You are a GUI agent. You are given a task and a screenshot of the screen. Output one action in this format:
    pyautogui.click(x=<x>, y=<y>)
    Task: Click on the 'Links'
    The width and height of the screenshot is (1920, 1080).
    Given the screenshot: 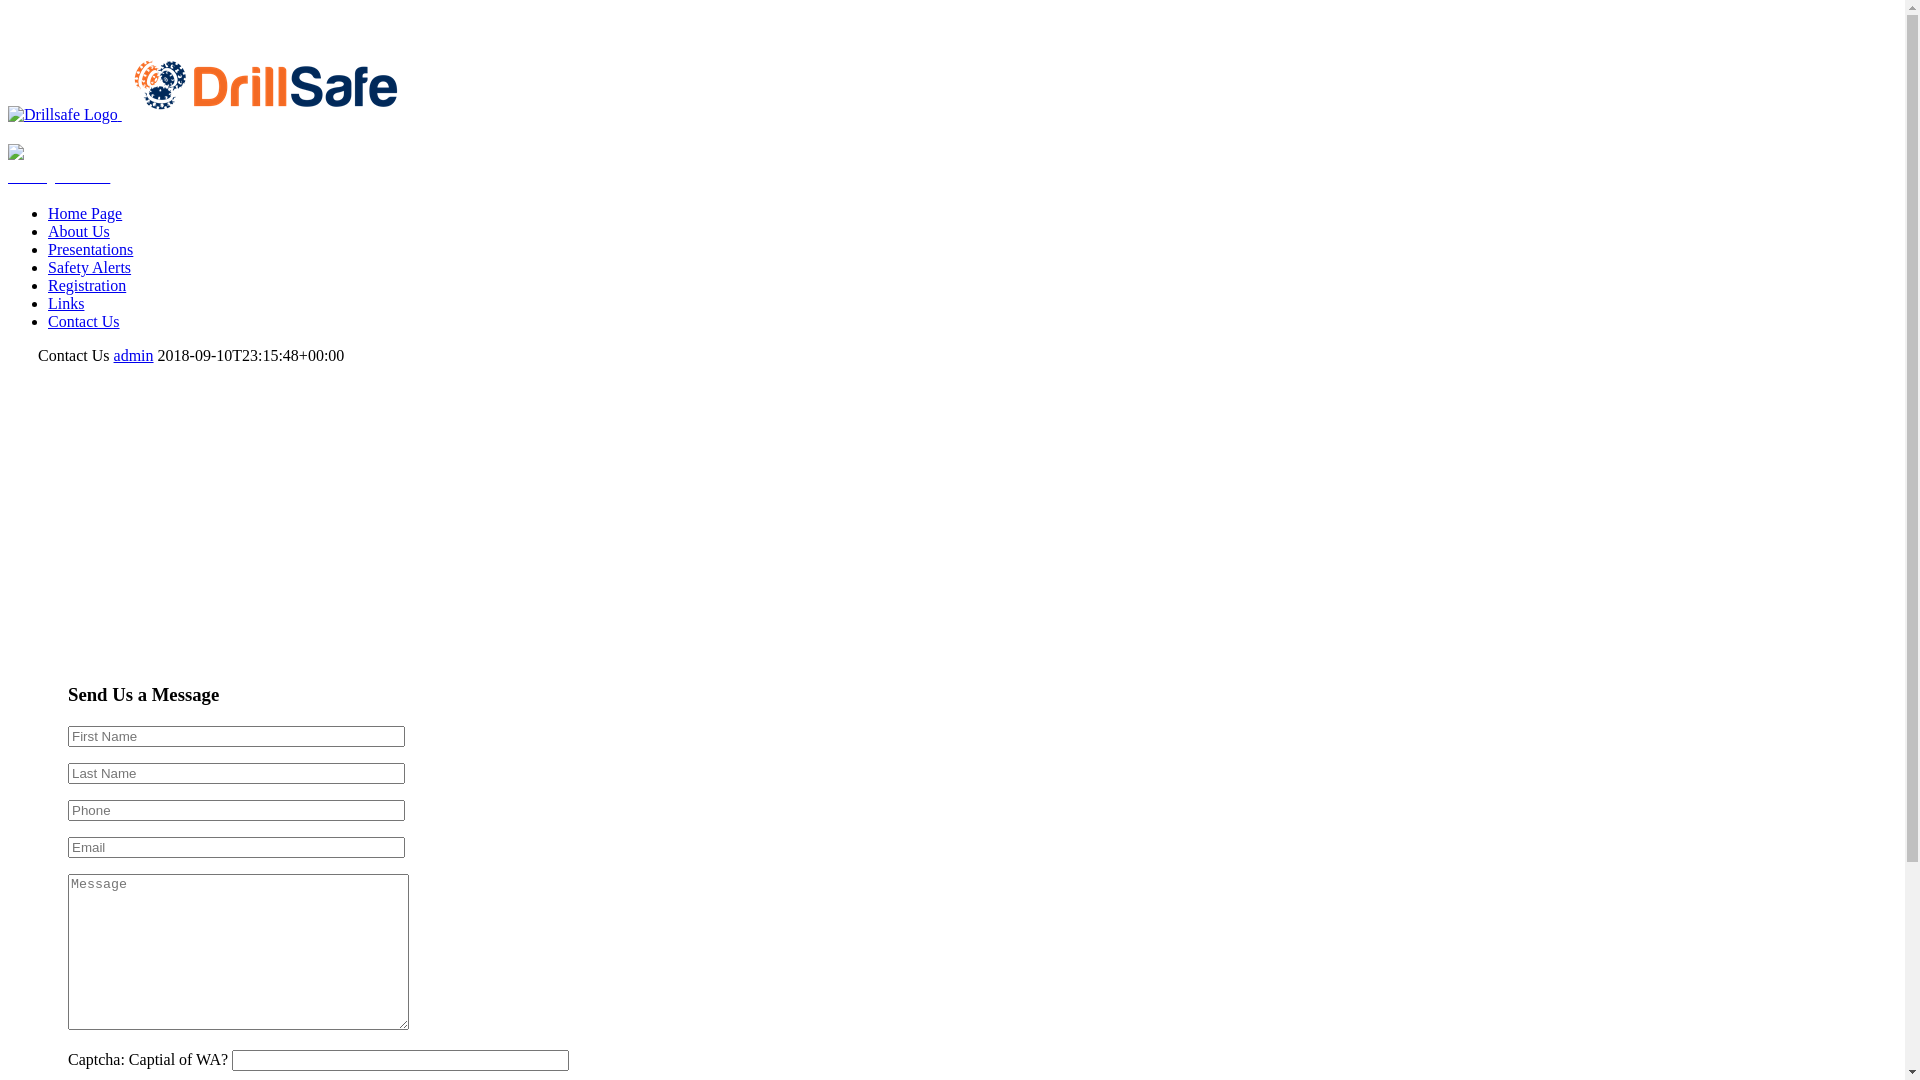 What is the action you would take?
    pyautogui.click(x=66, y=303)
    